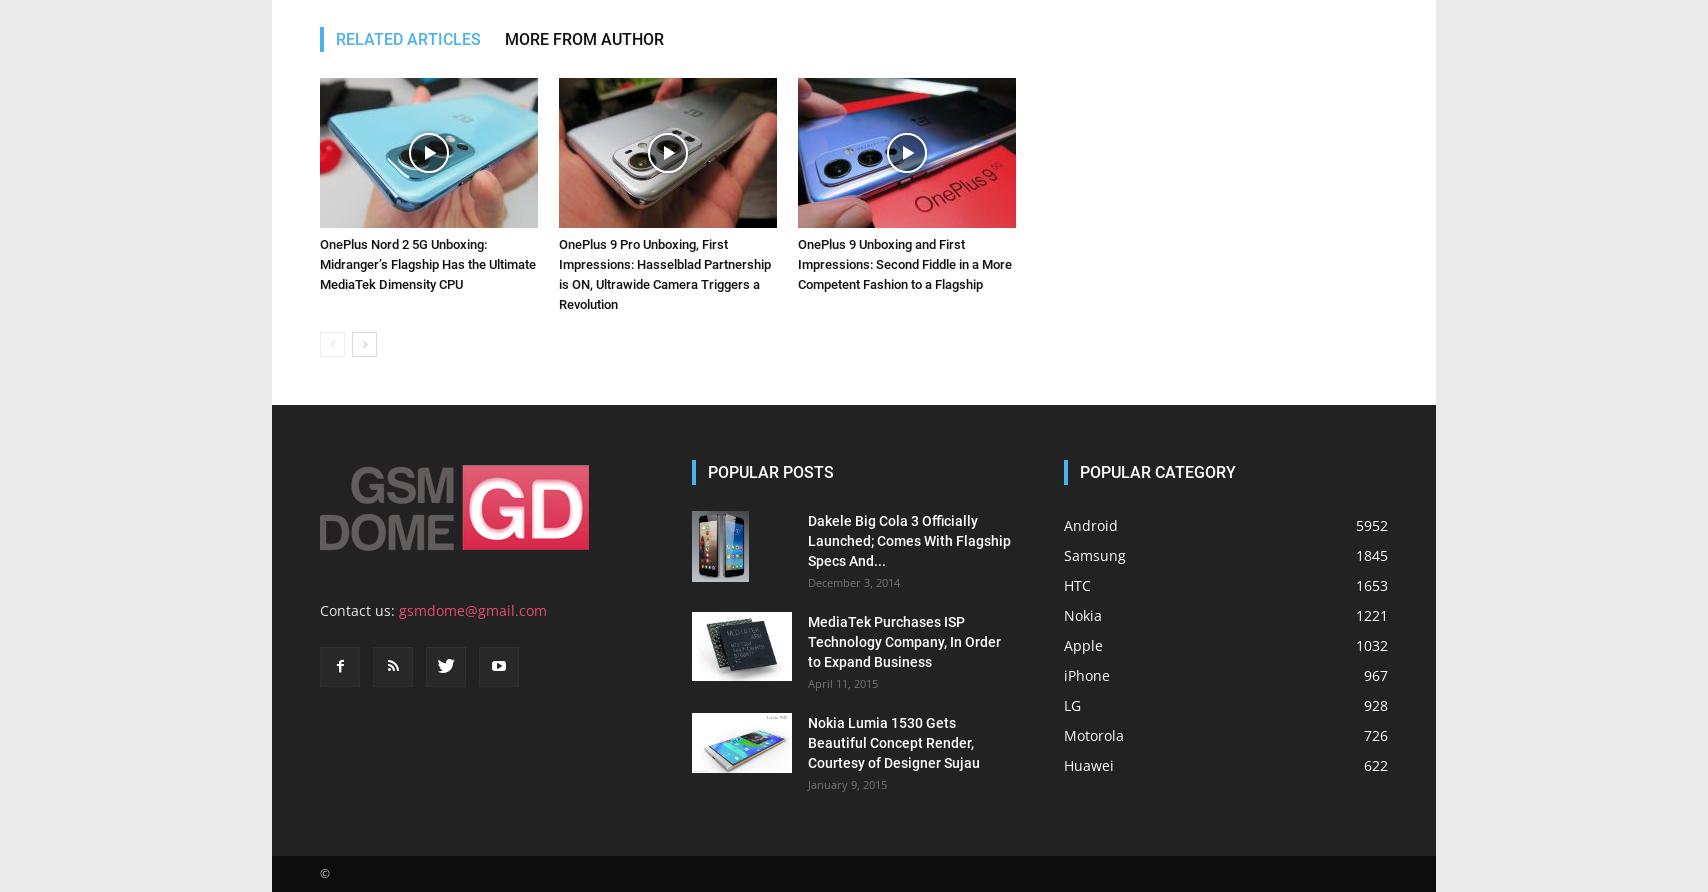 Image resolution: width=1708 pixels, height=892 pixels. I want to click on 'Samsung', so click(1094, 555).